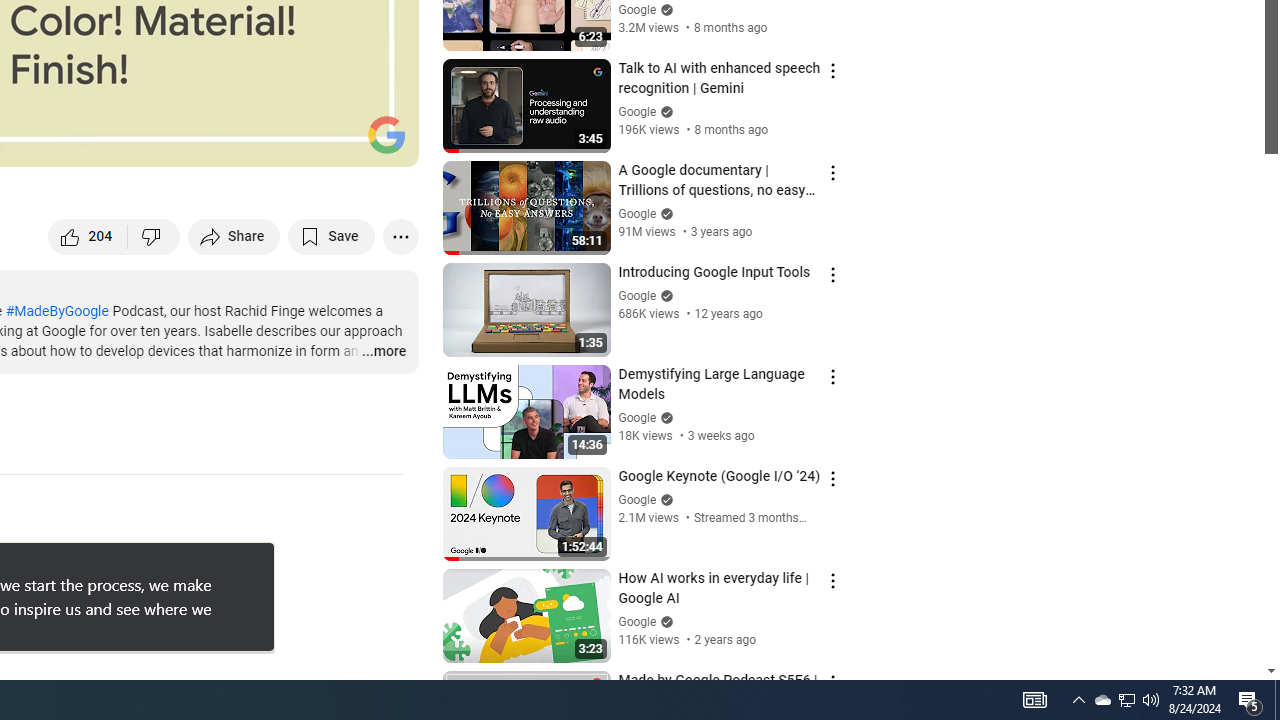 The width and height of the screenshot is (1280, 720). Describe the element at coordinates (285, 141) in the screenshot. I see `'Miniplayer (i)'` at that location.